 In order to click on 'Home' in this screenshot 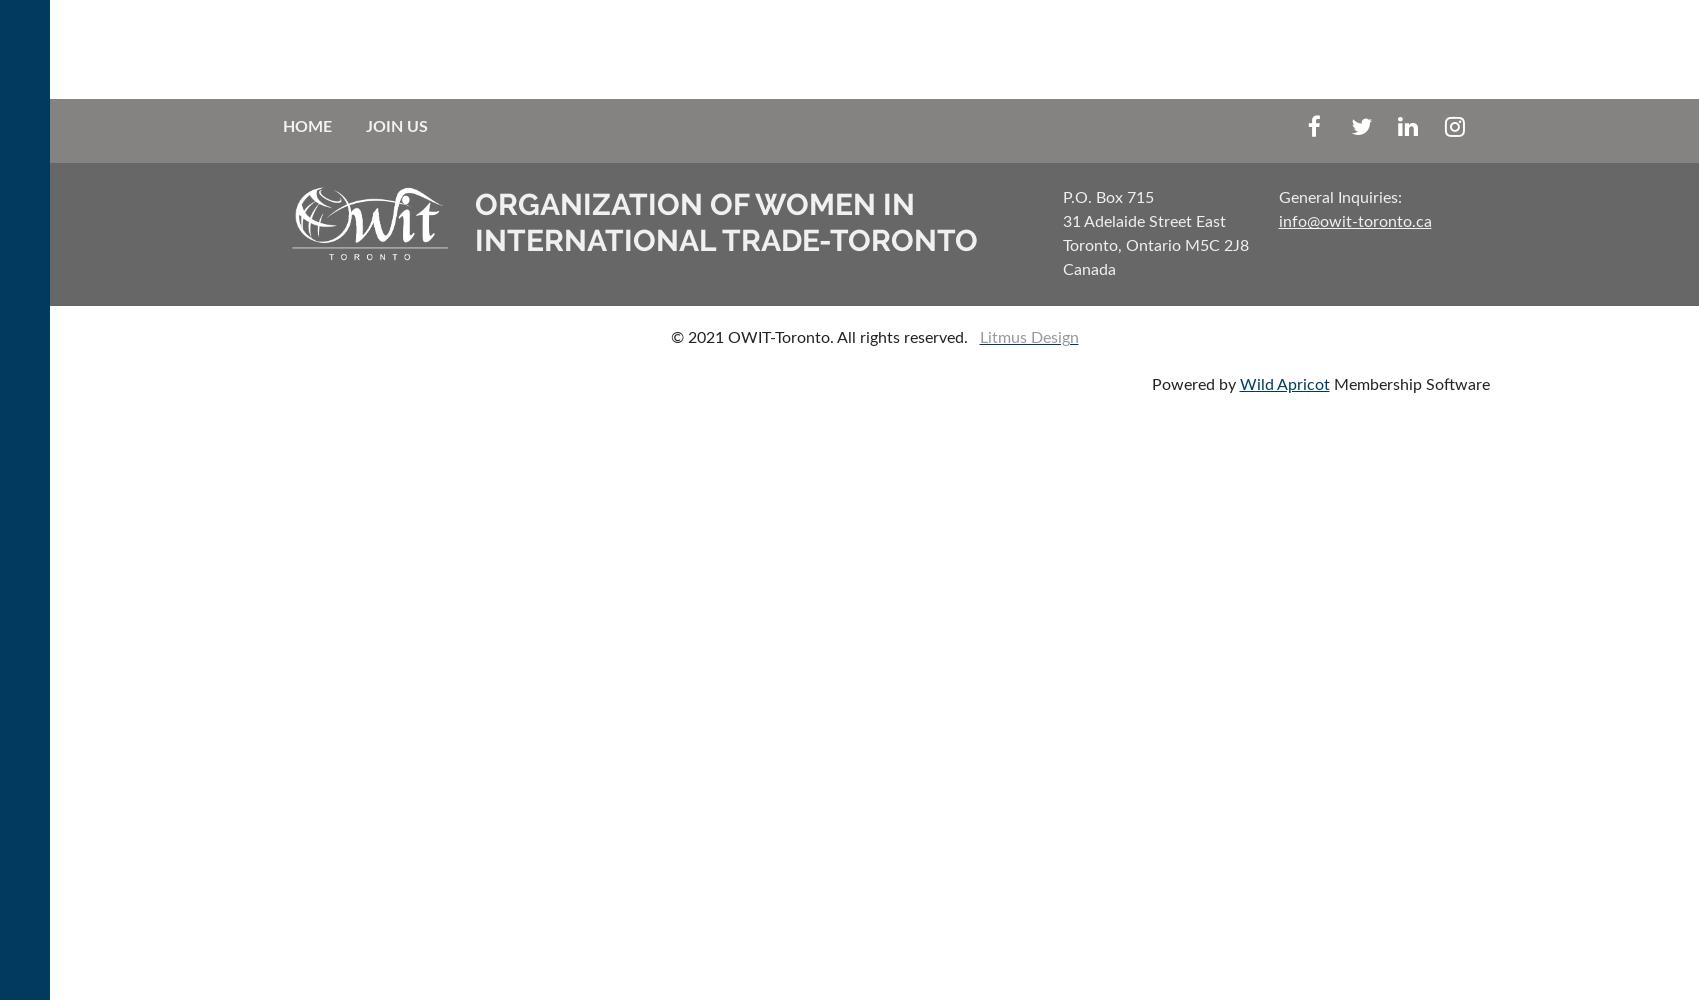, I will do `click(305, 127)`.